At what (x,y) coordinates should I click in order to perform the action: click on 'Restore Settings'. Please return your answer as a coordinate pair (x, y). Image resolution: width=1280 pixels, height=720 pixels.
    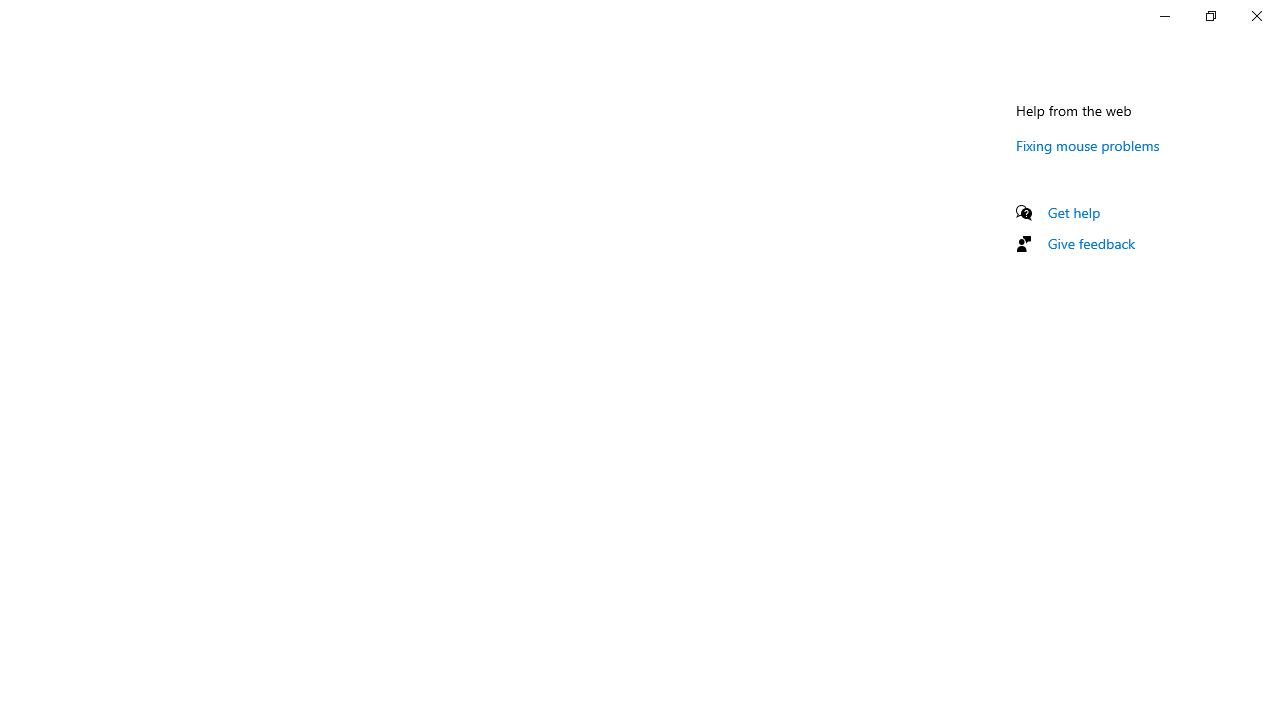
    Looking at the image, I should click on (1209, 15).